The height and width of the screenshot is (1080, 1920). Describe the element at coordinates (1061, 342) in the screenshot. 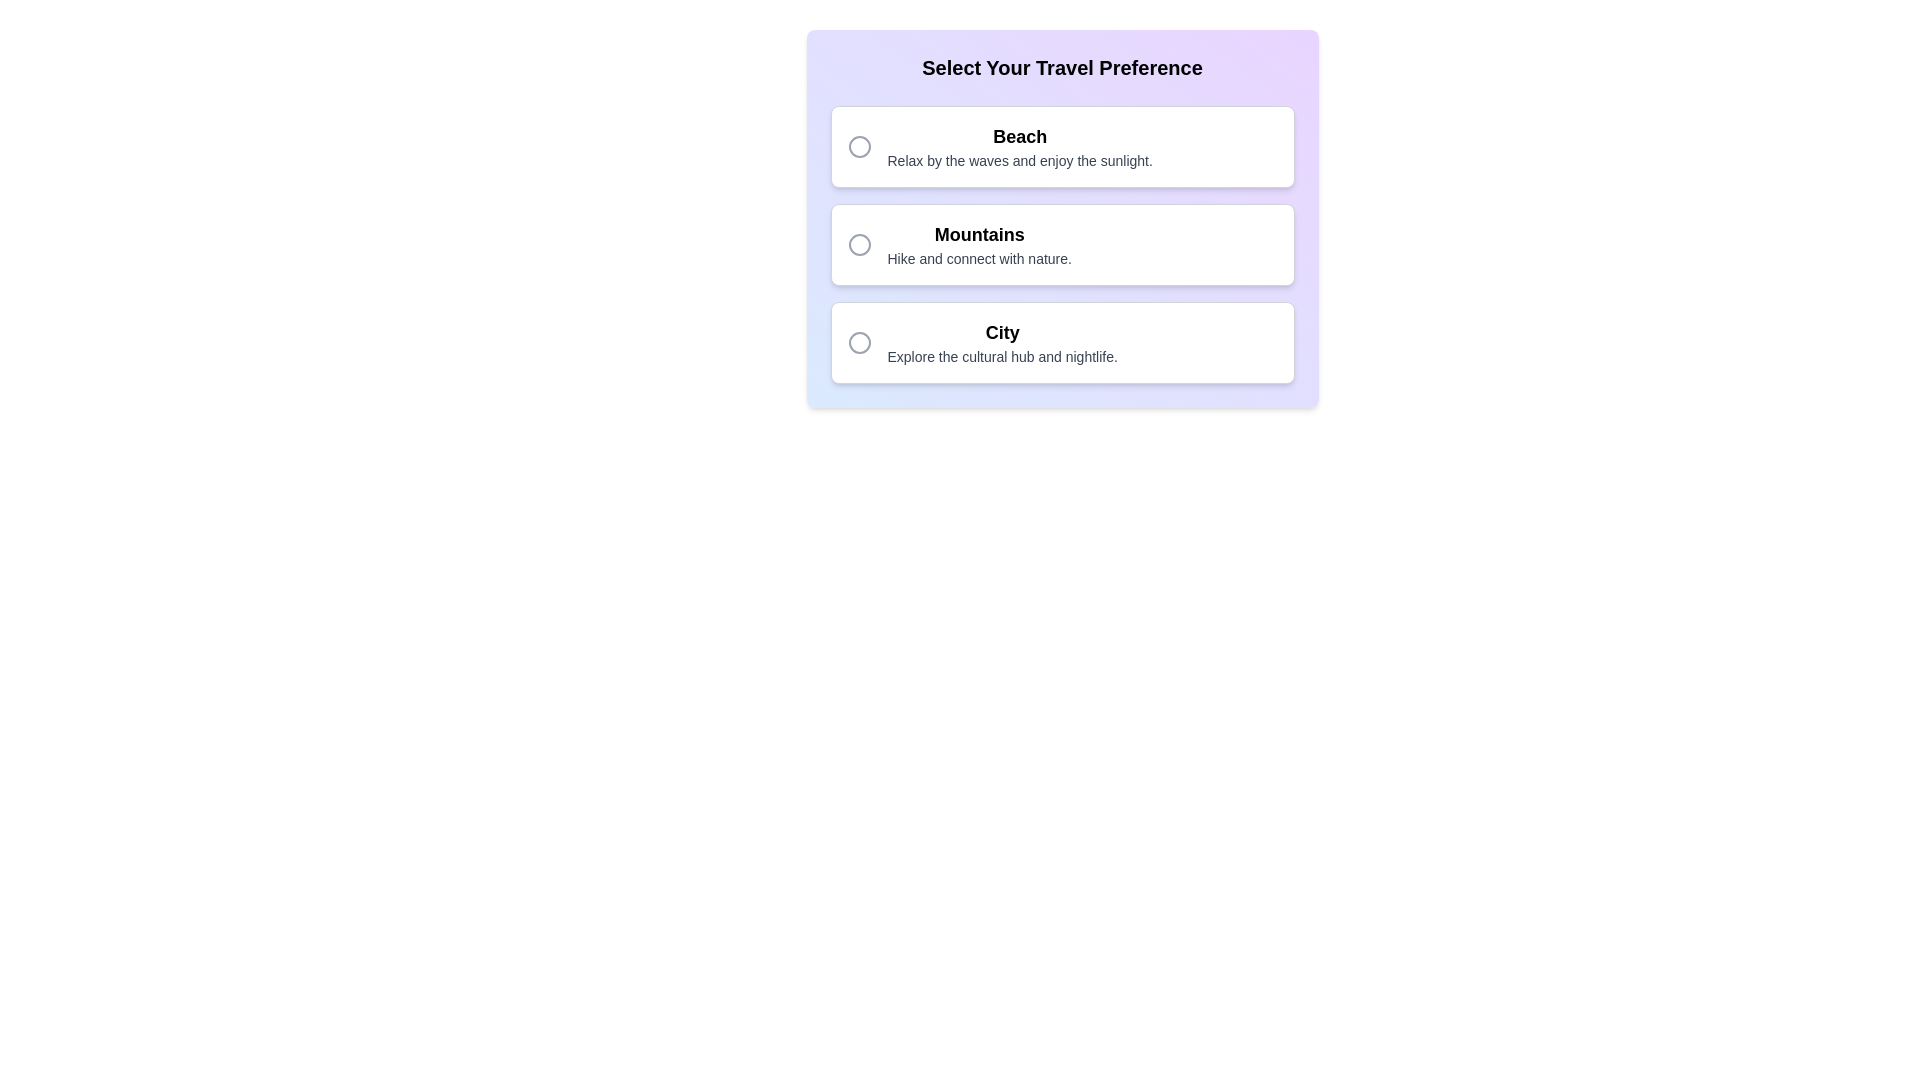

I see `the third selectable option in the travel preferences list` at that location.